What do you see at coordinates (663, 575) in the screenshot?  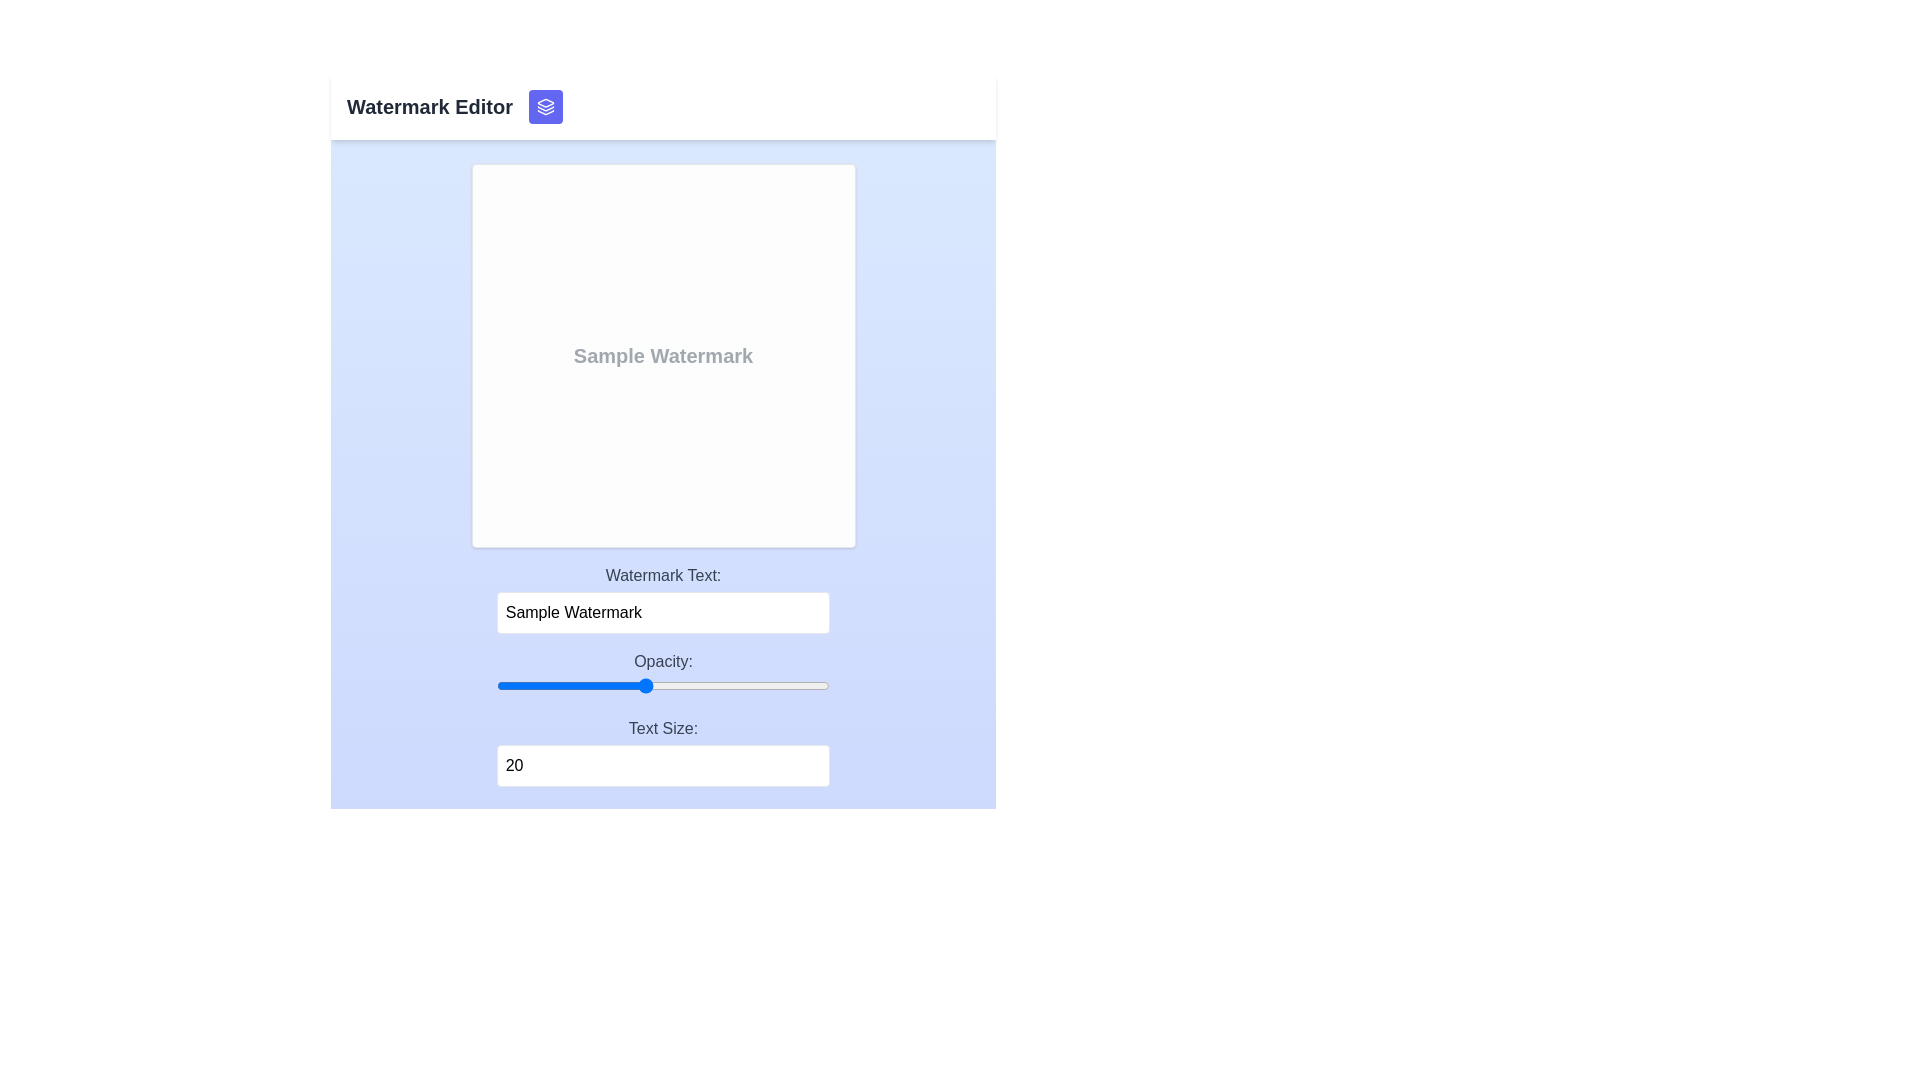 I see `the descriptive label indicating the purpose of the input field for watermark text, which is located towards the center-left of the interface above the text input field` at bounding box center [663, 575].